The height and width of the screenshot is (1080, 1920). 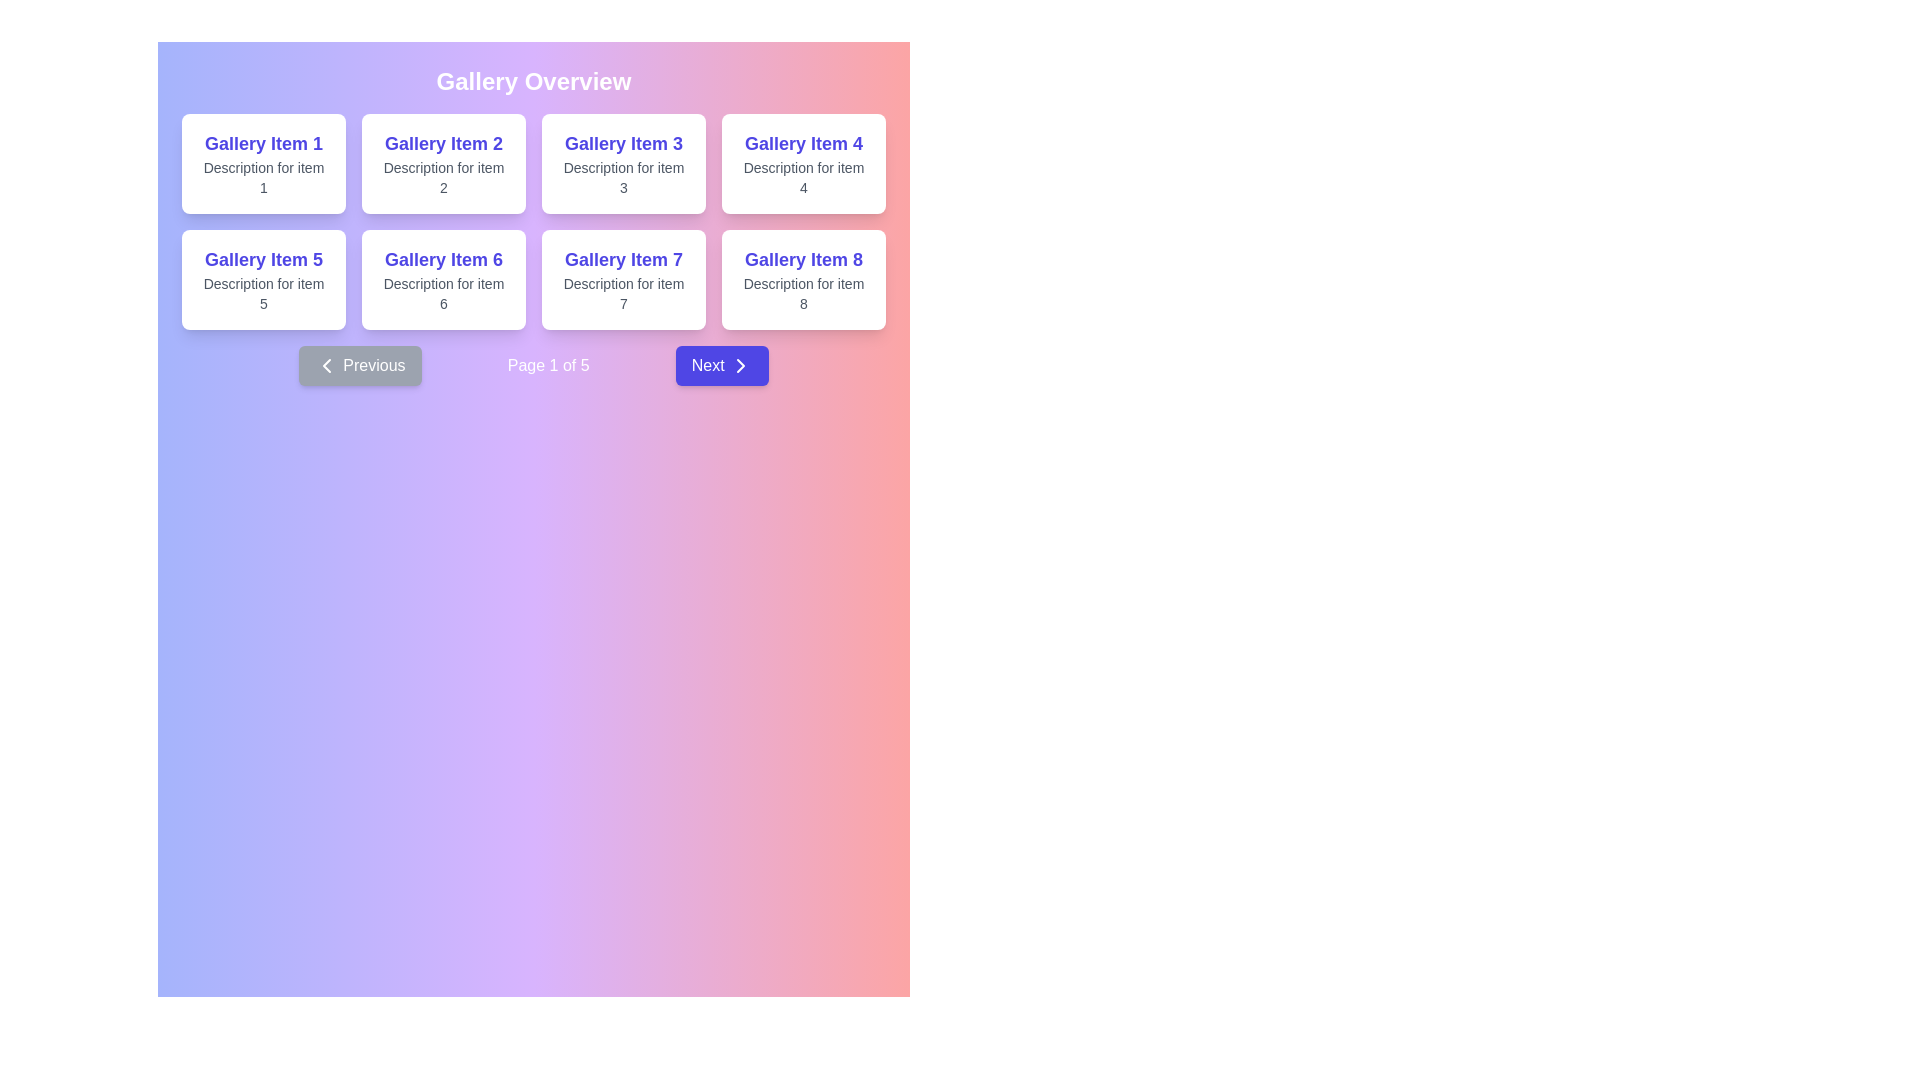 I want to click on text block located in the second row, first column of the gallery, specifically the second text line within the card labeled 'Gallery Item 5', so click(x=263, y=293).